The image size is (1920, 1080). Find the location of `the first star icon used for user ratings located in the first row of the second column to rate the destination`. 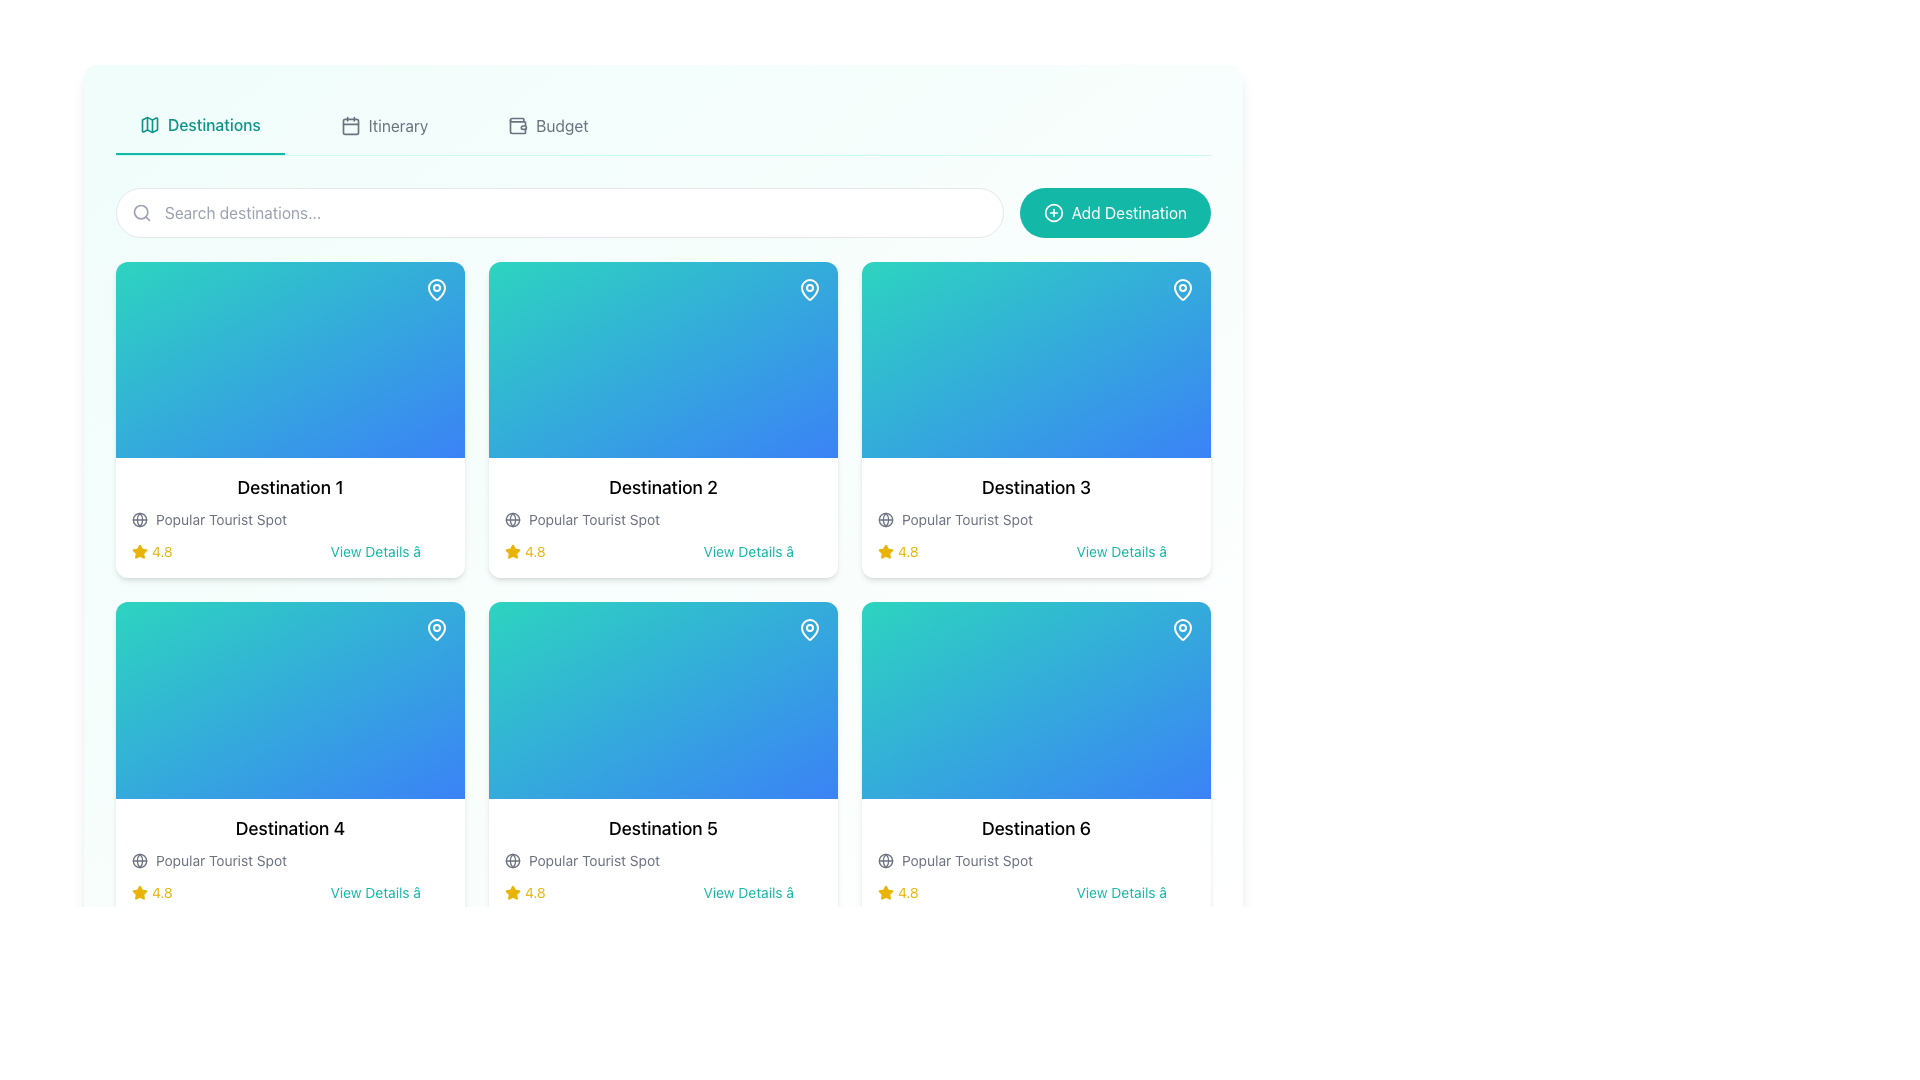

the first star icon used for user ratings located in the first row of the second column to rate the destination is located at coordinates (885, 551).